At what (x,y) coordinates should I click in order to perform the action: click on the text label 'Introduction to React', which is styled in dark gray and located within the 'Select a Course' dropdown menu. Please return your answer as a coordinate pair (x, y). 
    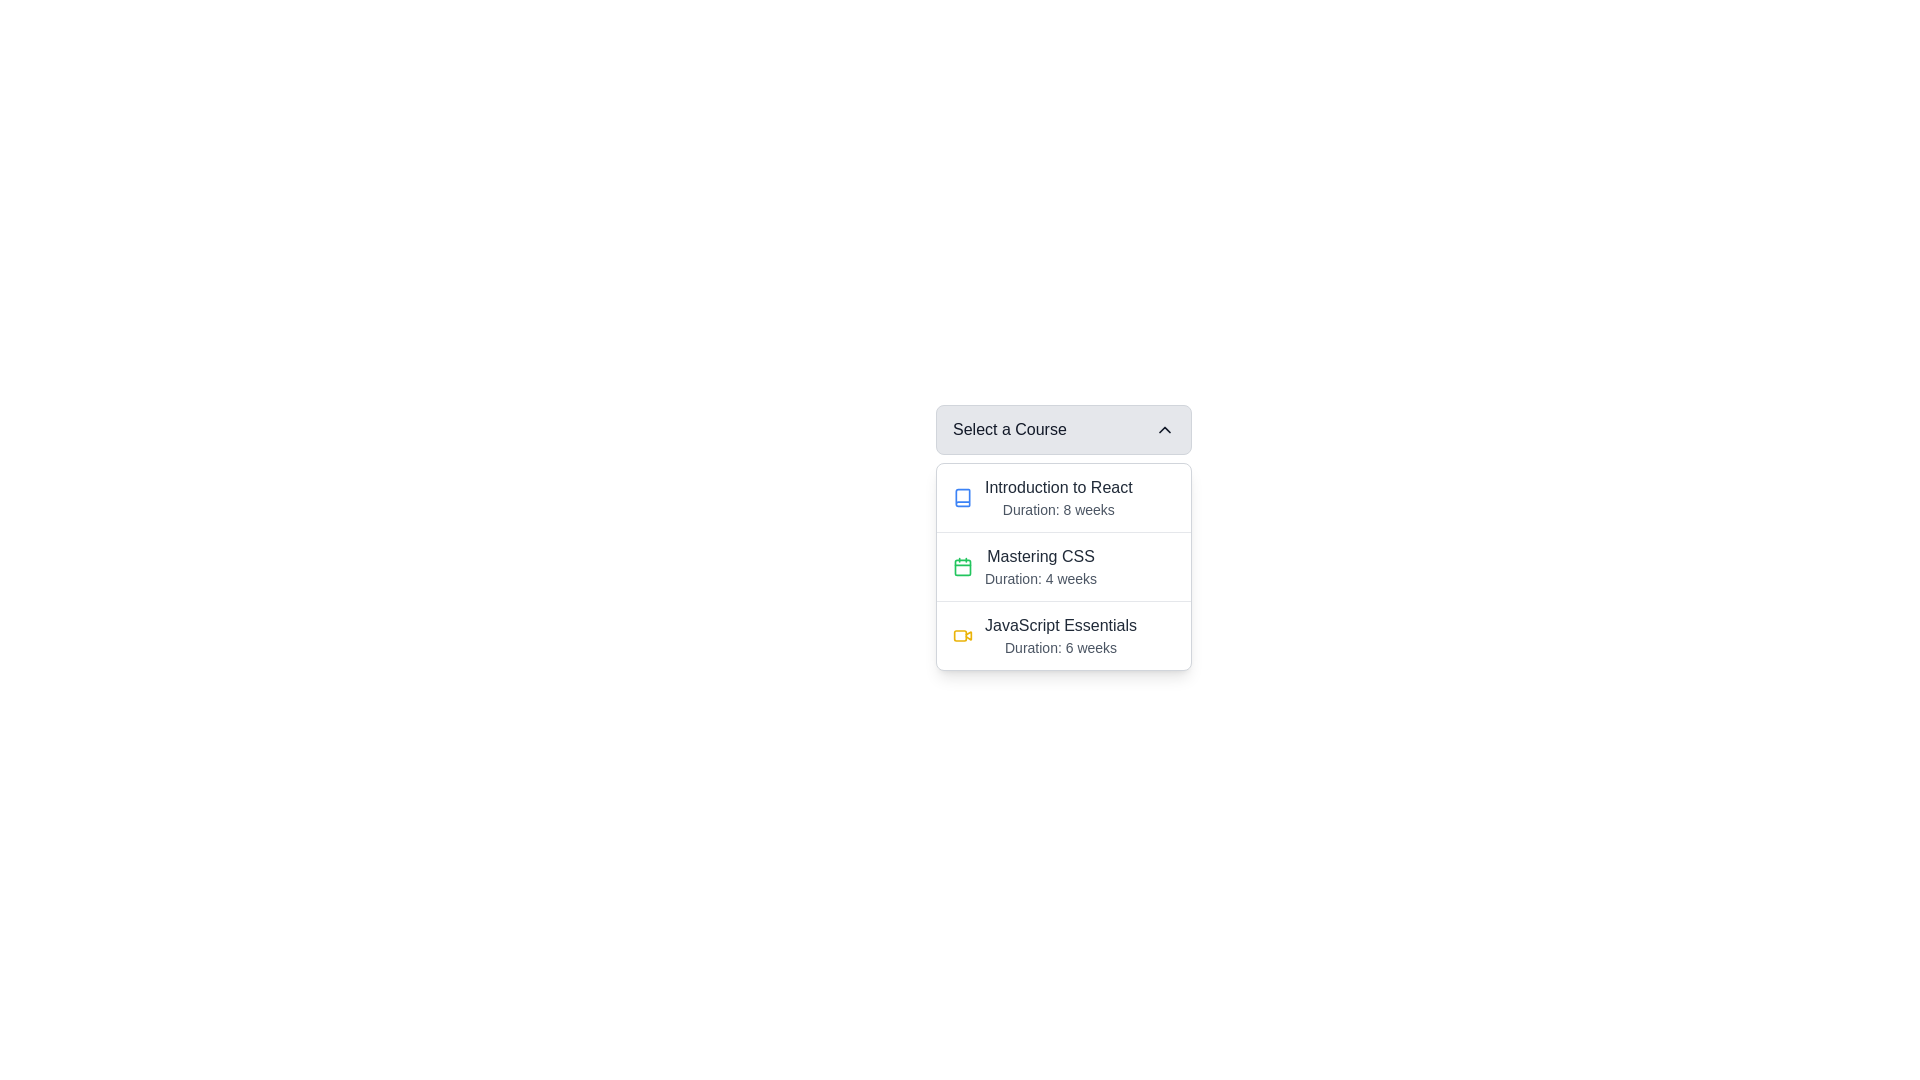
    Looking at the image, I should click on (1057, 488).